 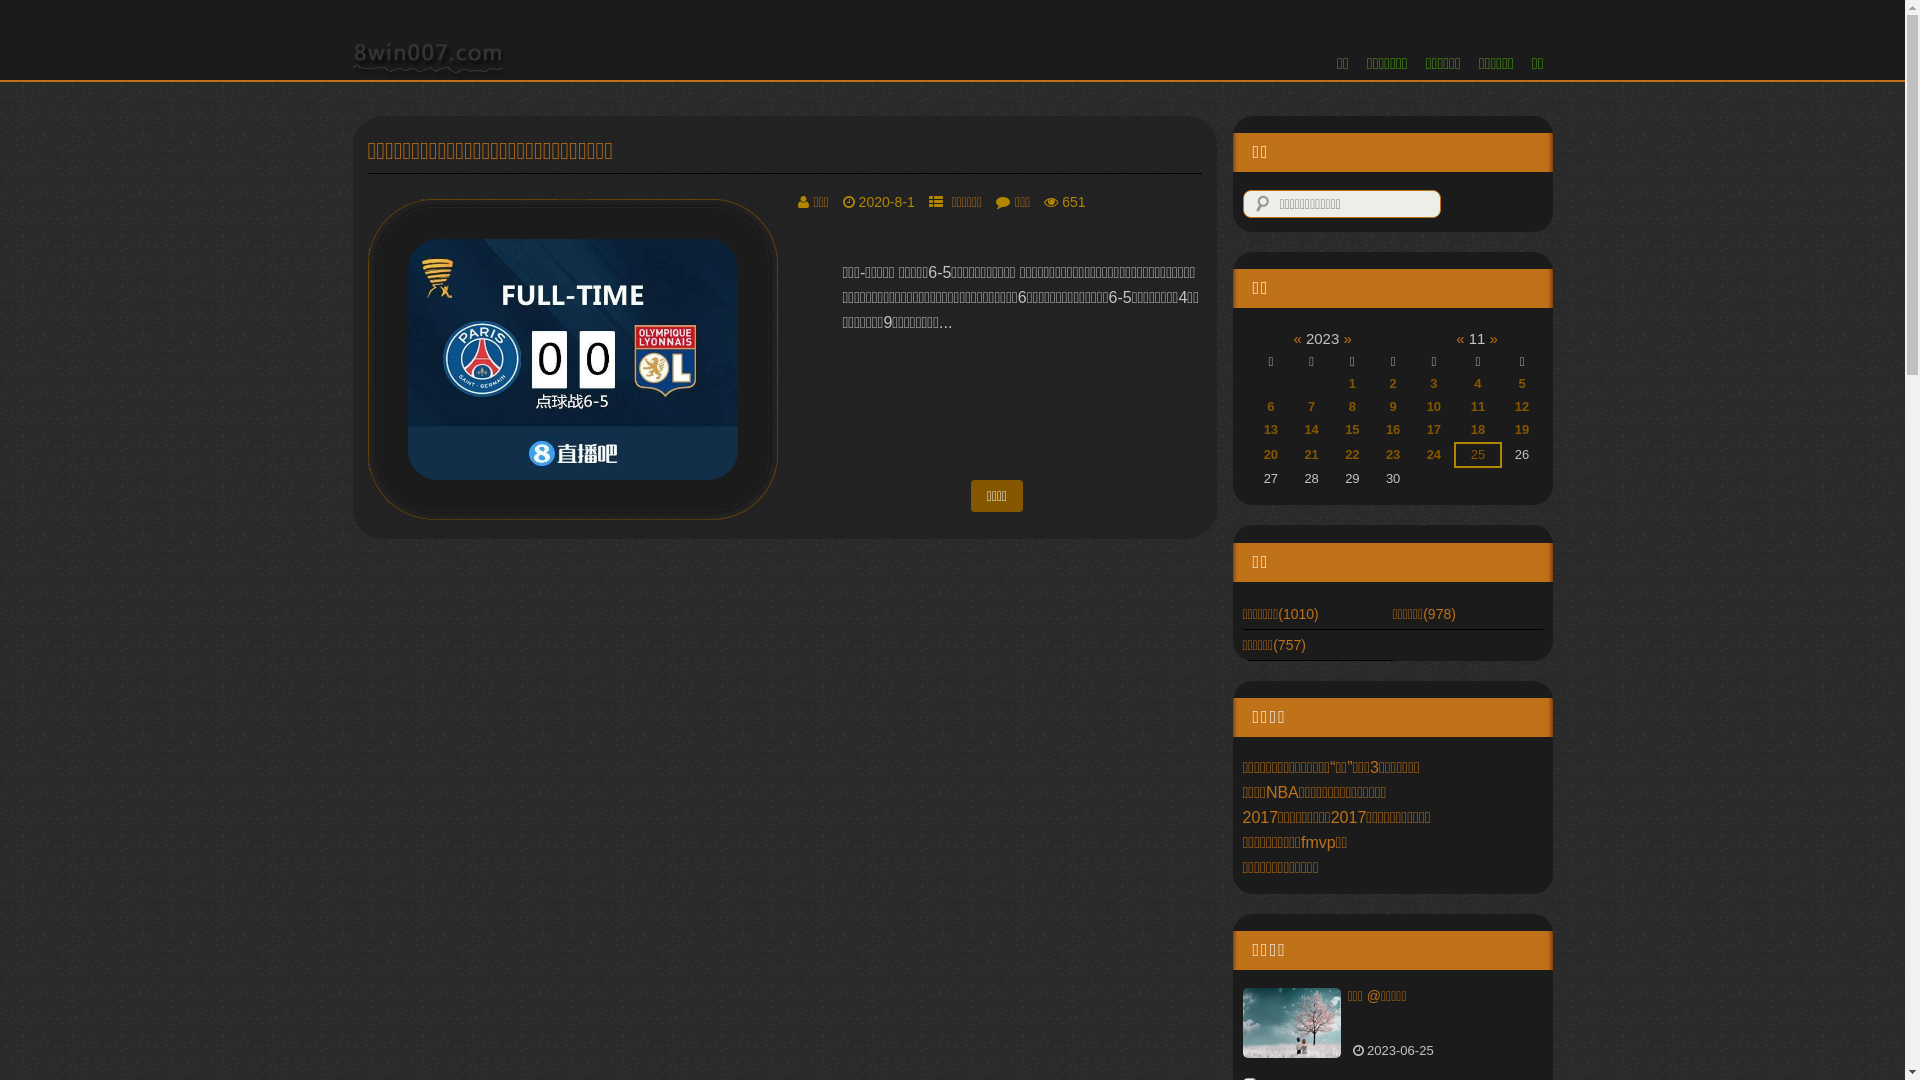 What do you see at coordinates (1478, 454) in the screenshot?
I see `'25'` at bounding box center [1478, 454].